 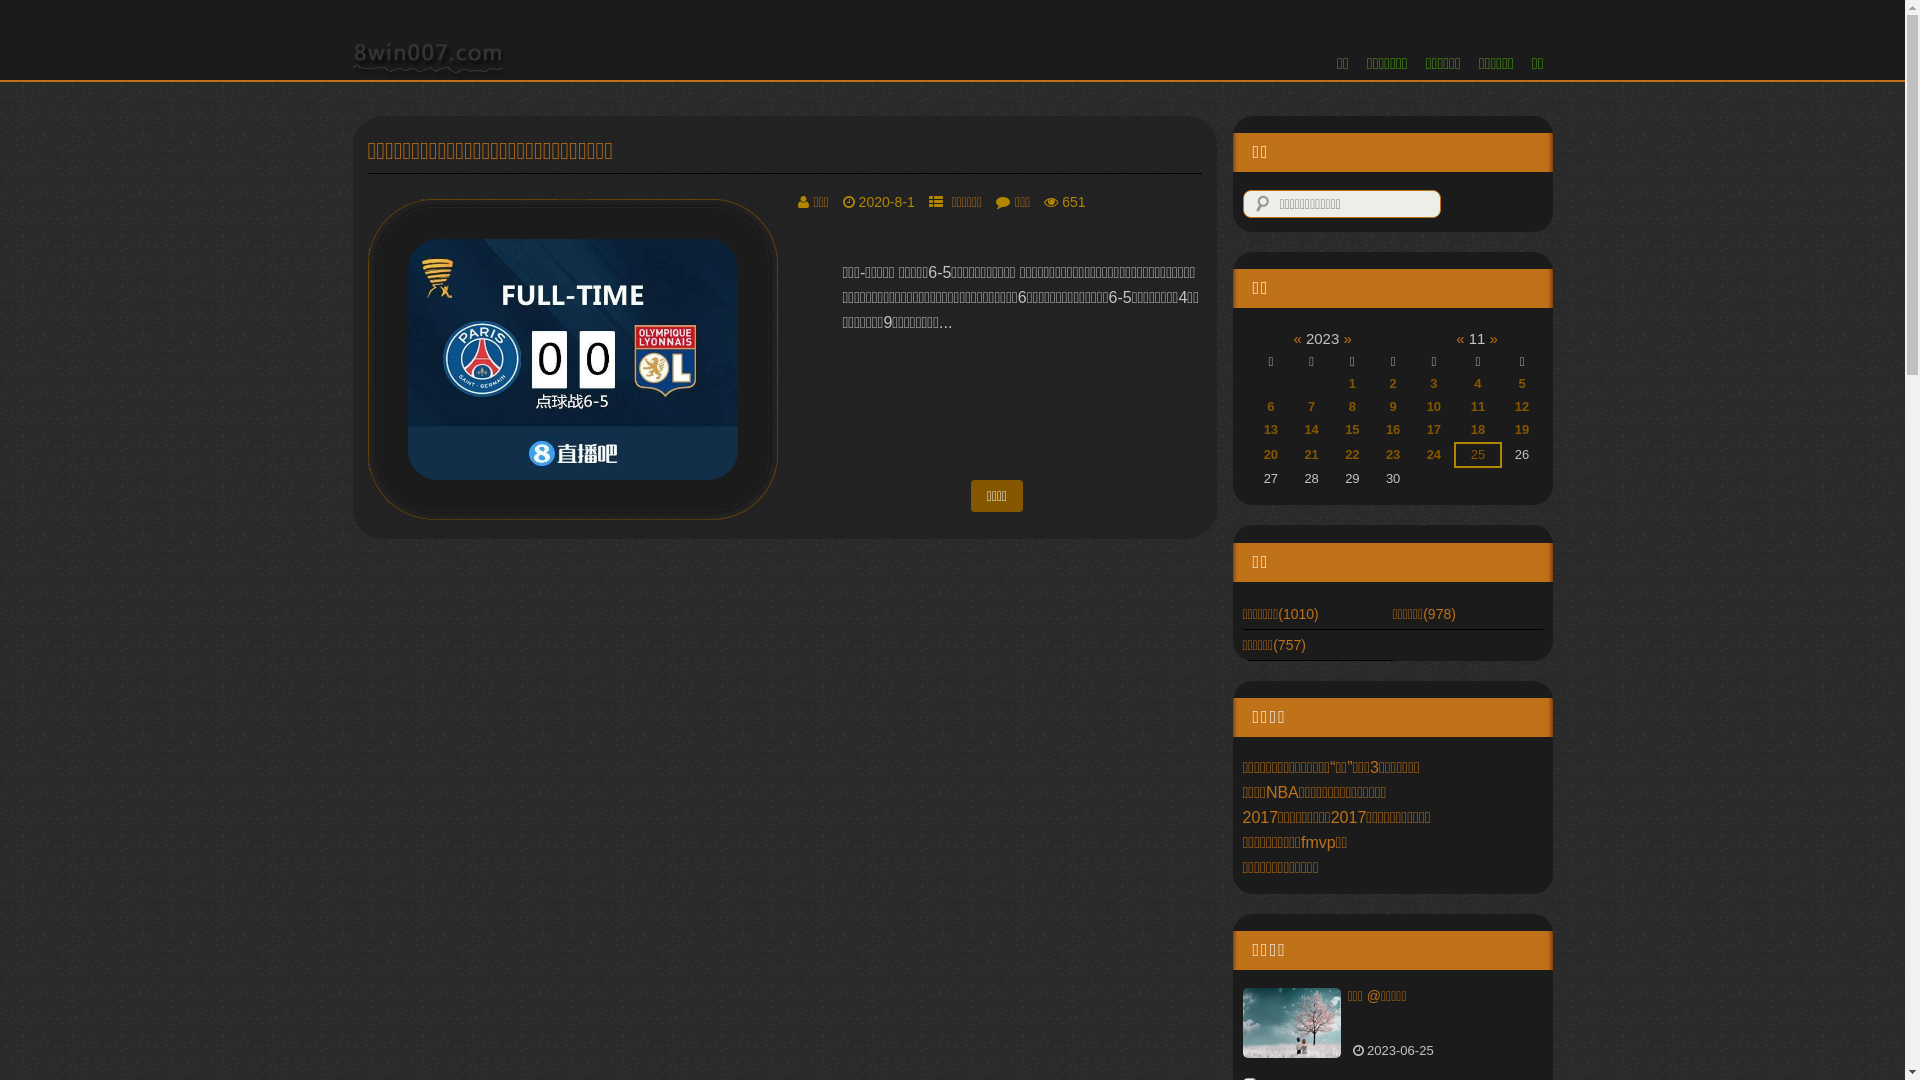 What do you see at coordinates (1478, 454) in the screenshot?
I see `'25'` at bounding box center [1478, 454].